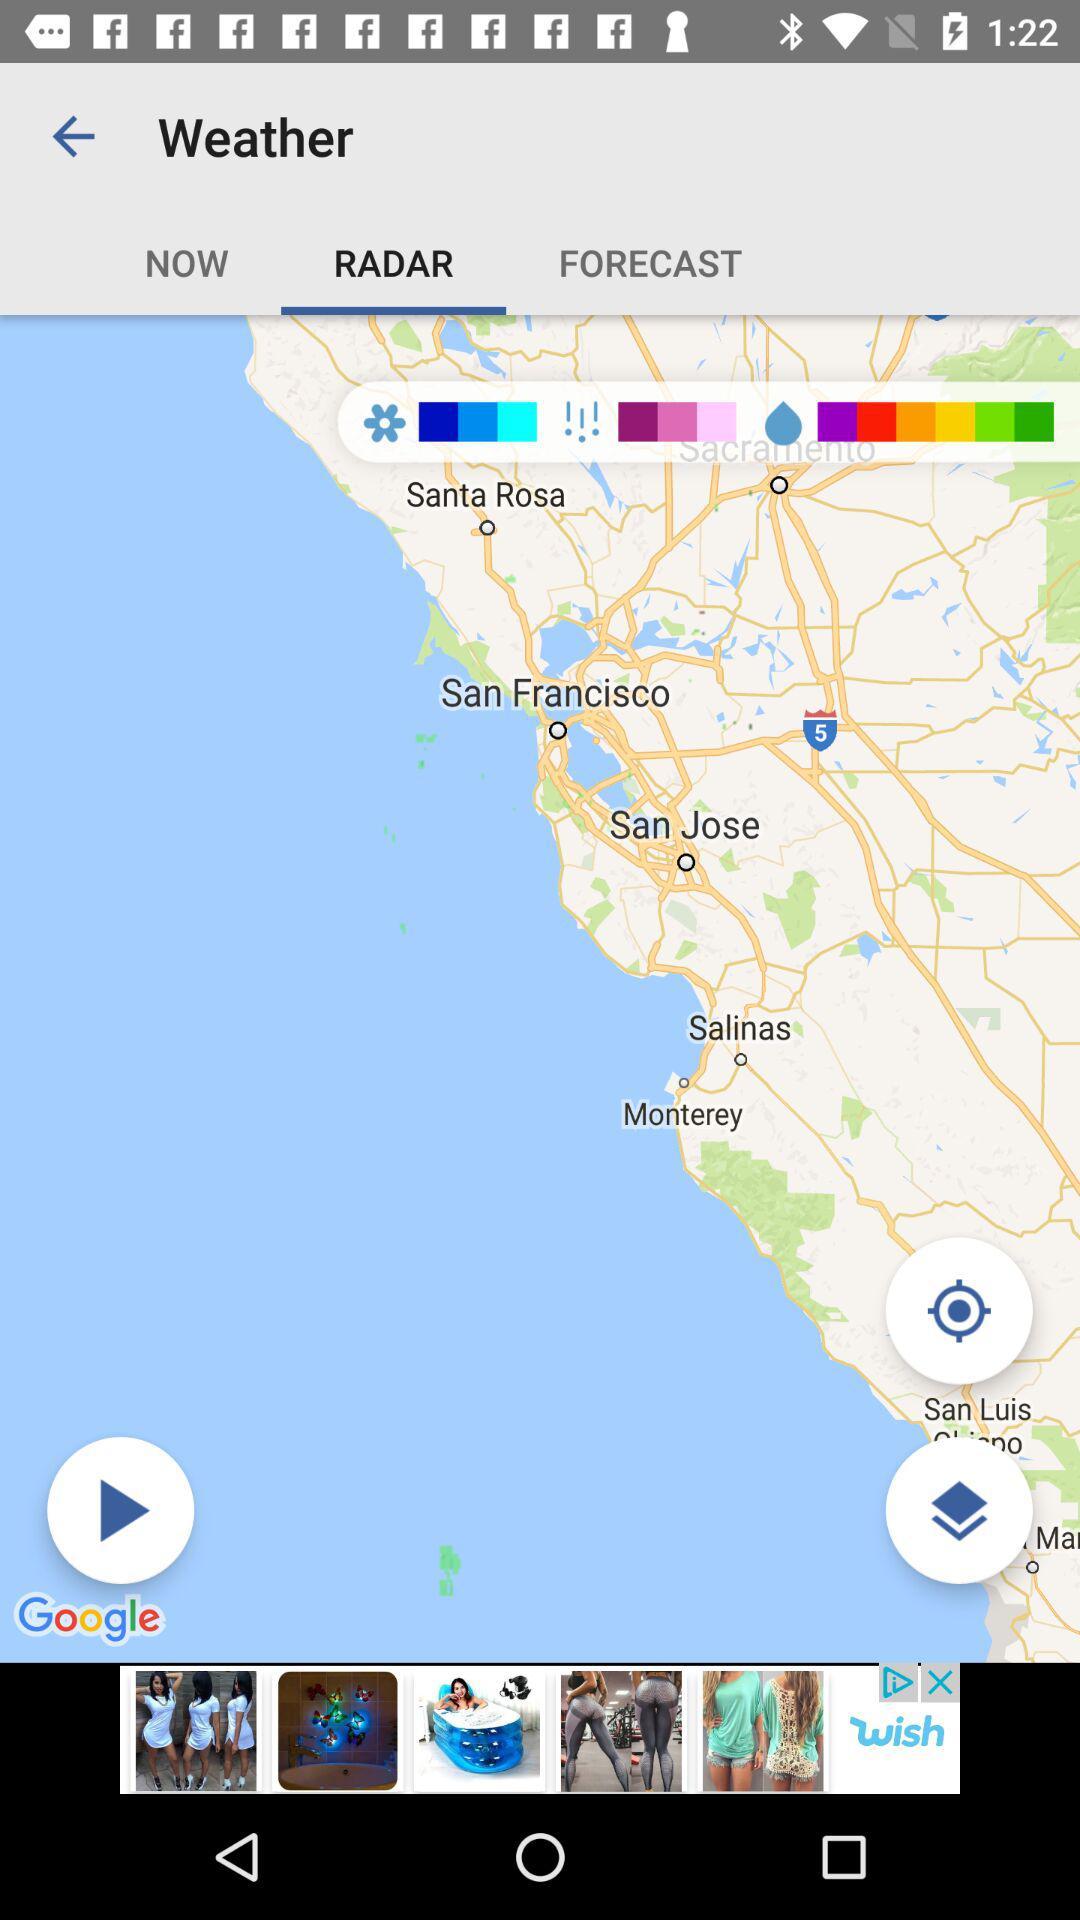  Describe the element at coordinates (958, 1310) in the screenshot. I see `the location_crosshair icon` at that location.